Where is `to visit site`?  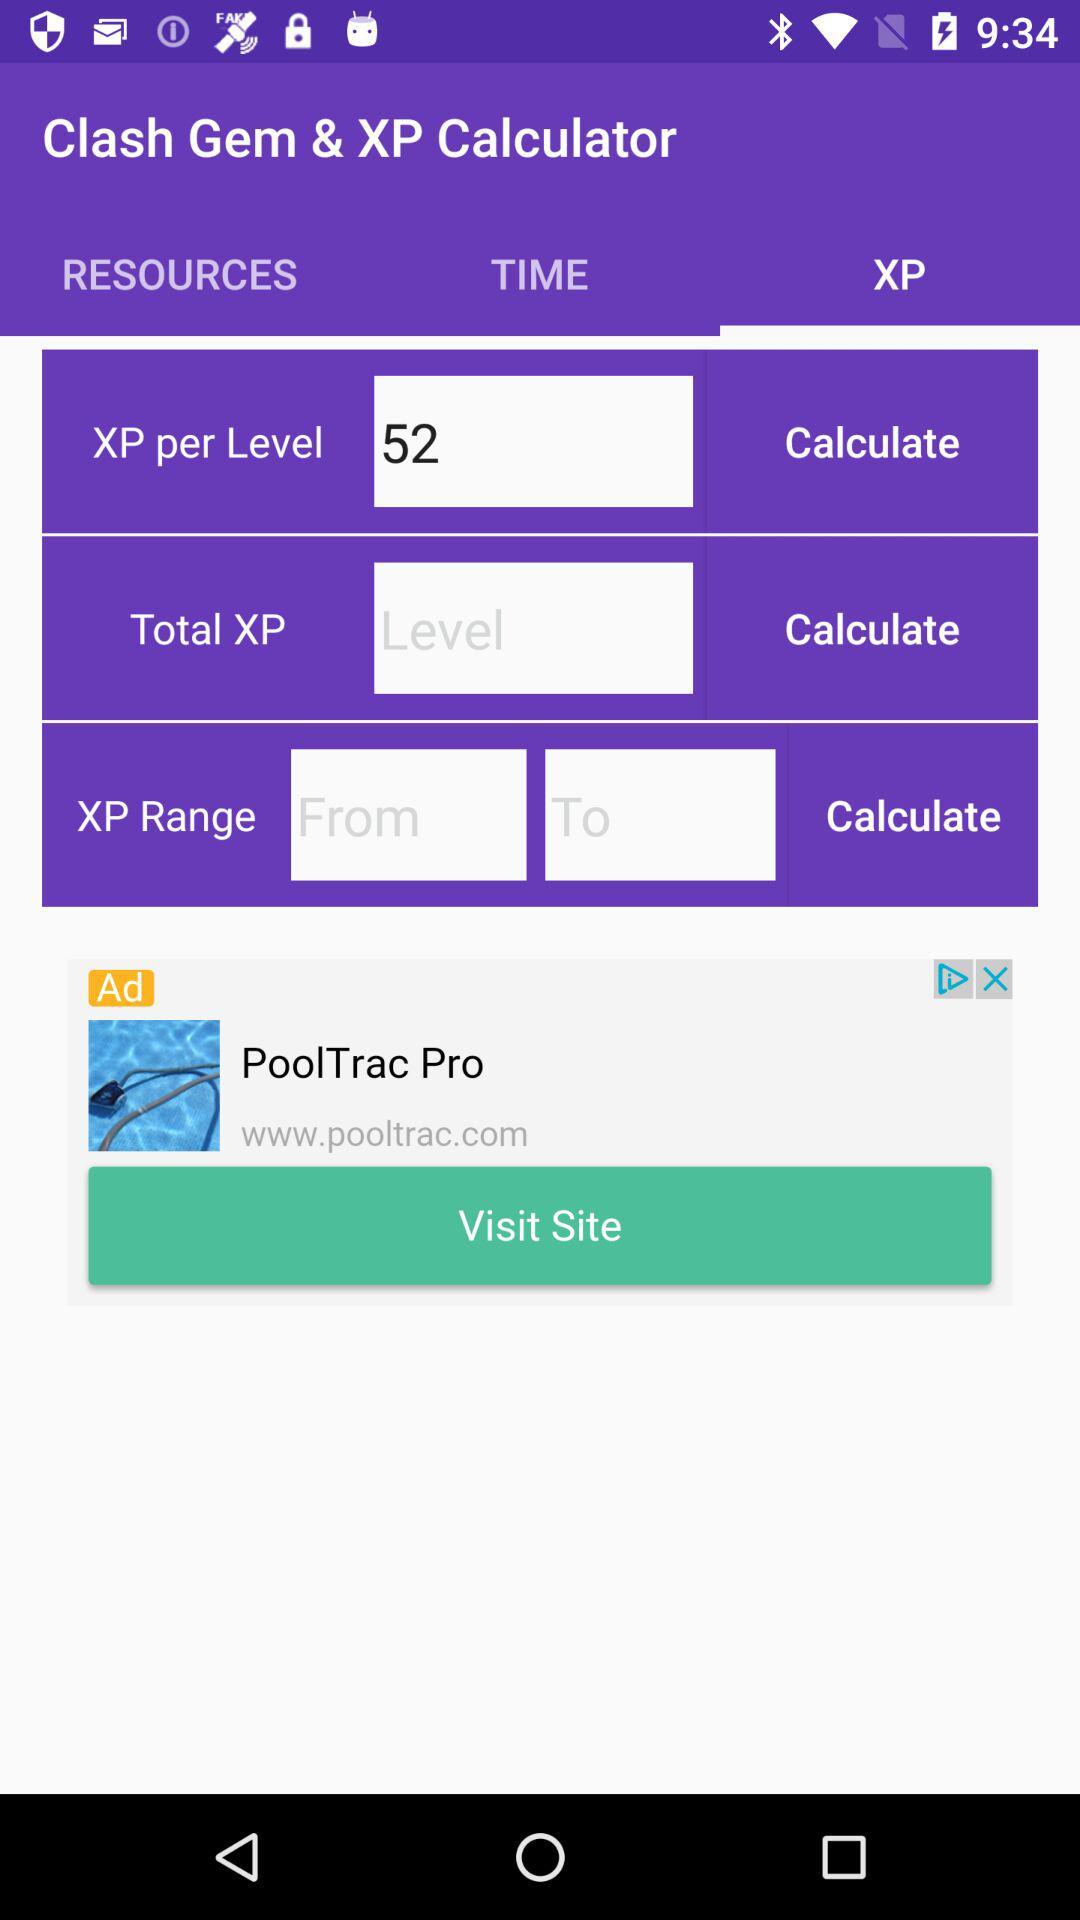 to visit site is located at coordinates (540, 1132).